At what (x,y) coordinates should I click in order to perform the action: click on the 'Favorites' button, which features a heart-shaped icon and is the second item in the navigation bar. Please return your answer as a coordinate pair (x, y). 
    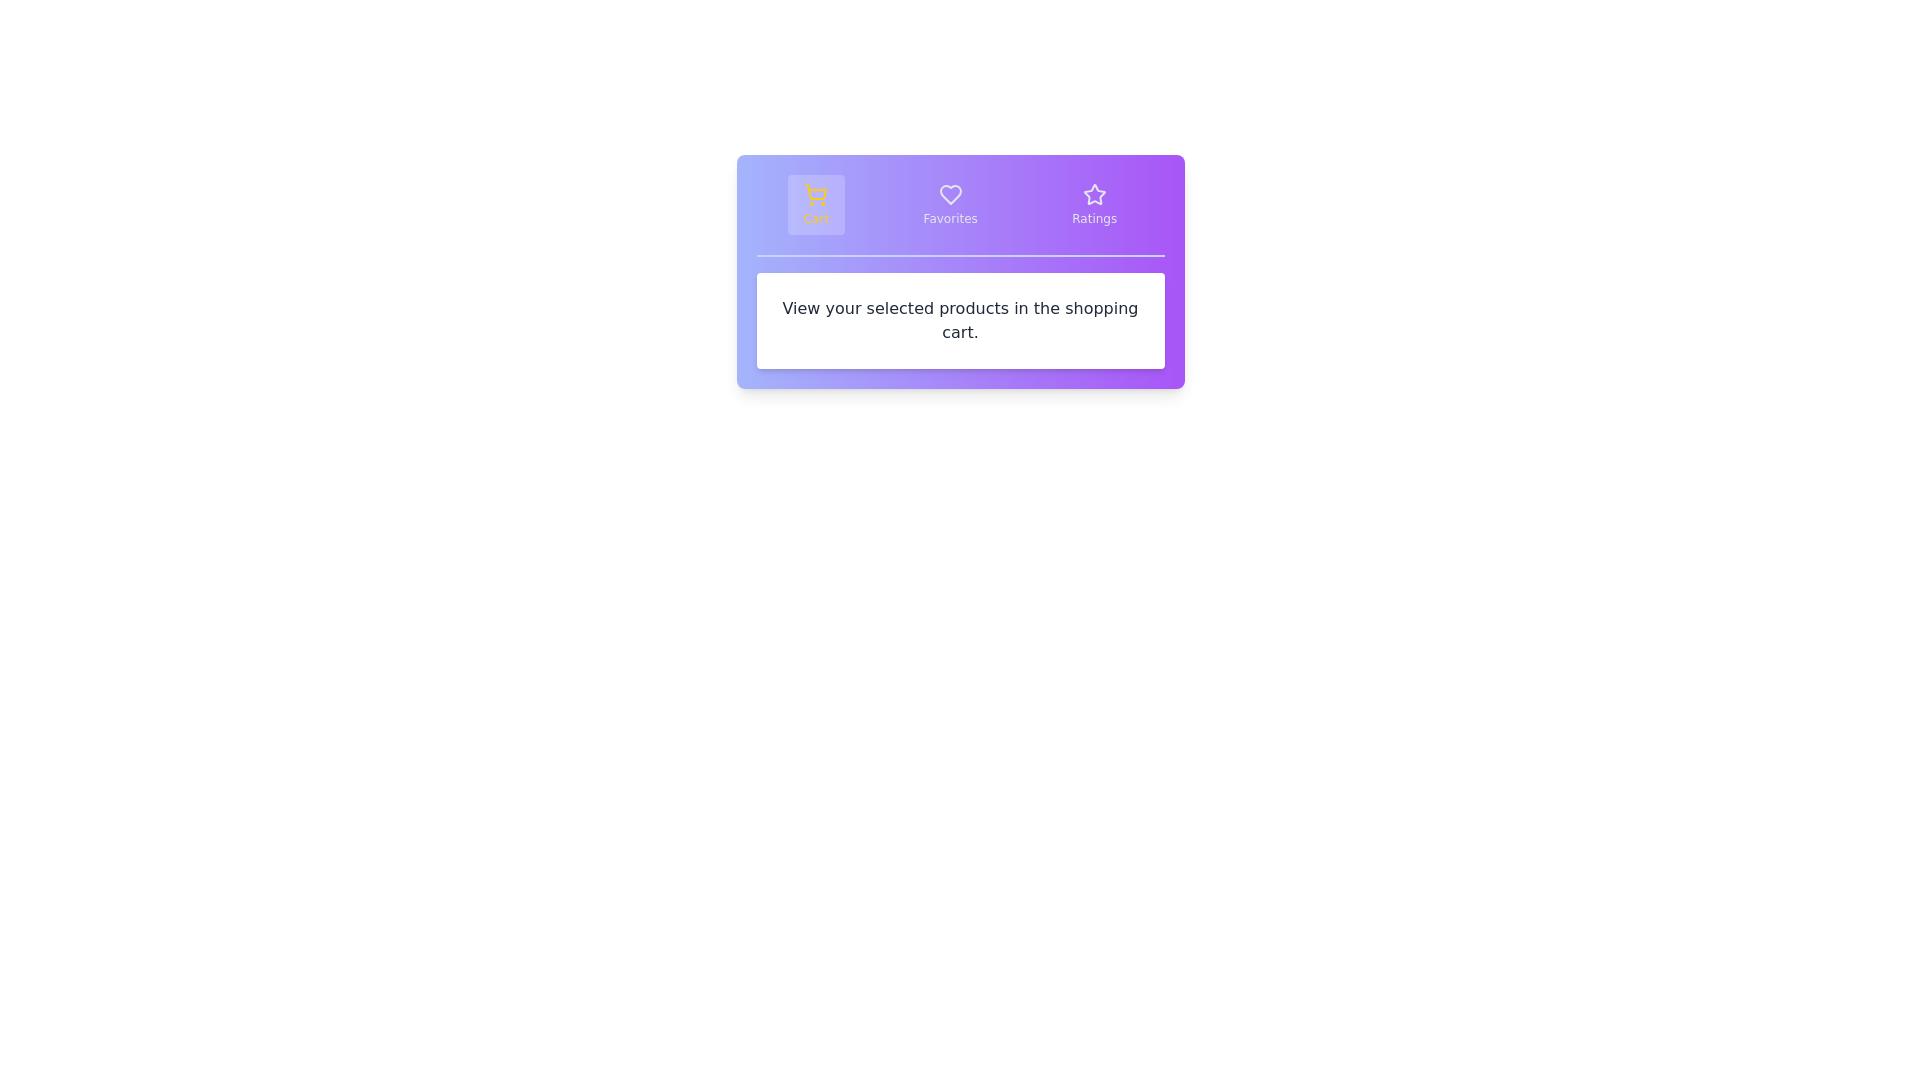
    Looking at the image, I should click on (949, 204).